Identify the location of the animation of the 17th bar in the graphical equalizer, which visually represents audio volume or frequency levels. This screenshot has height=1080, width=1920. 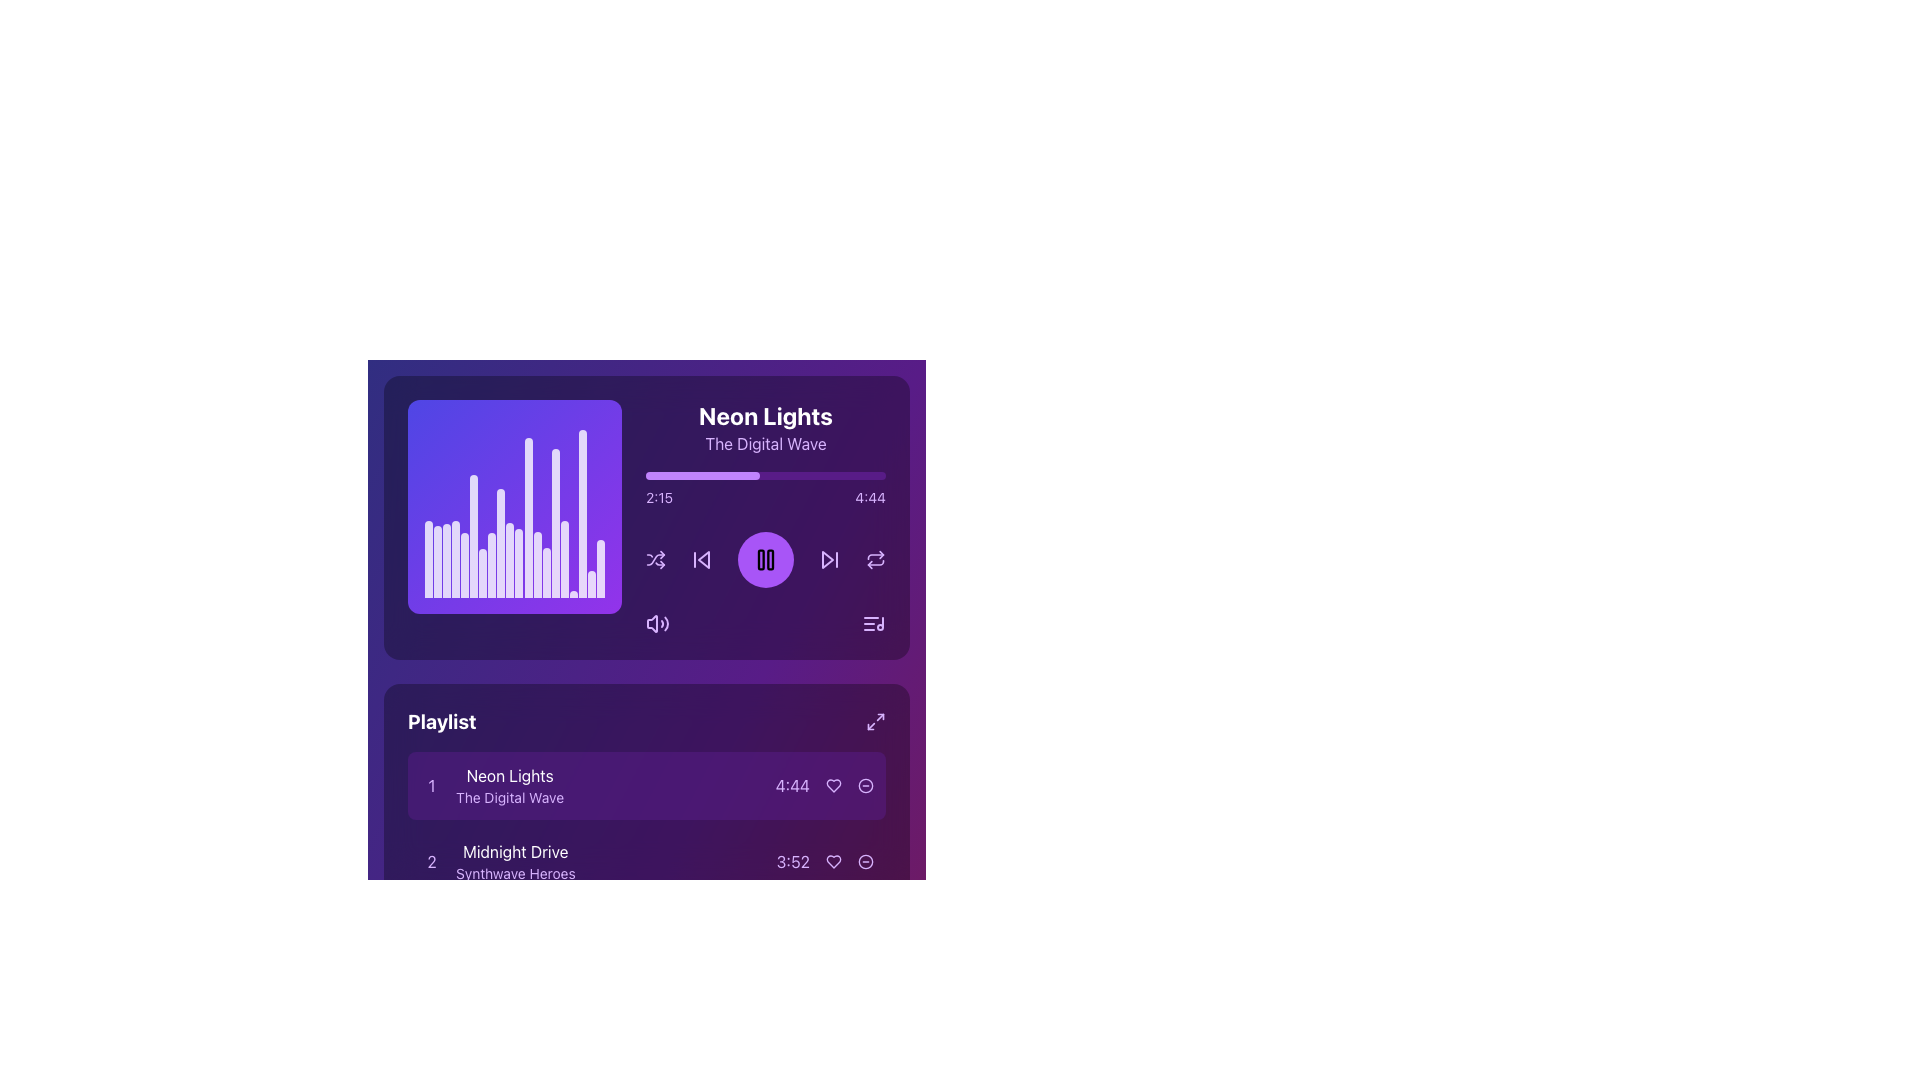
(563, 559).